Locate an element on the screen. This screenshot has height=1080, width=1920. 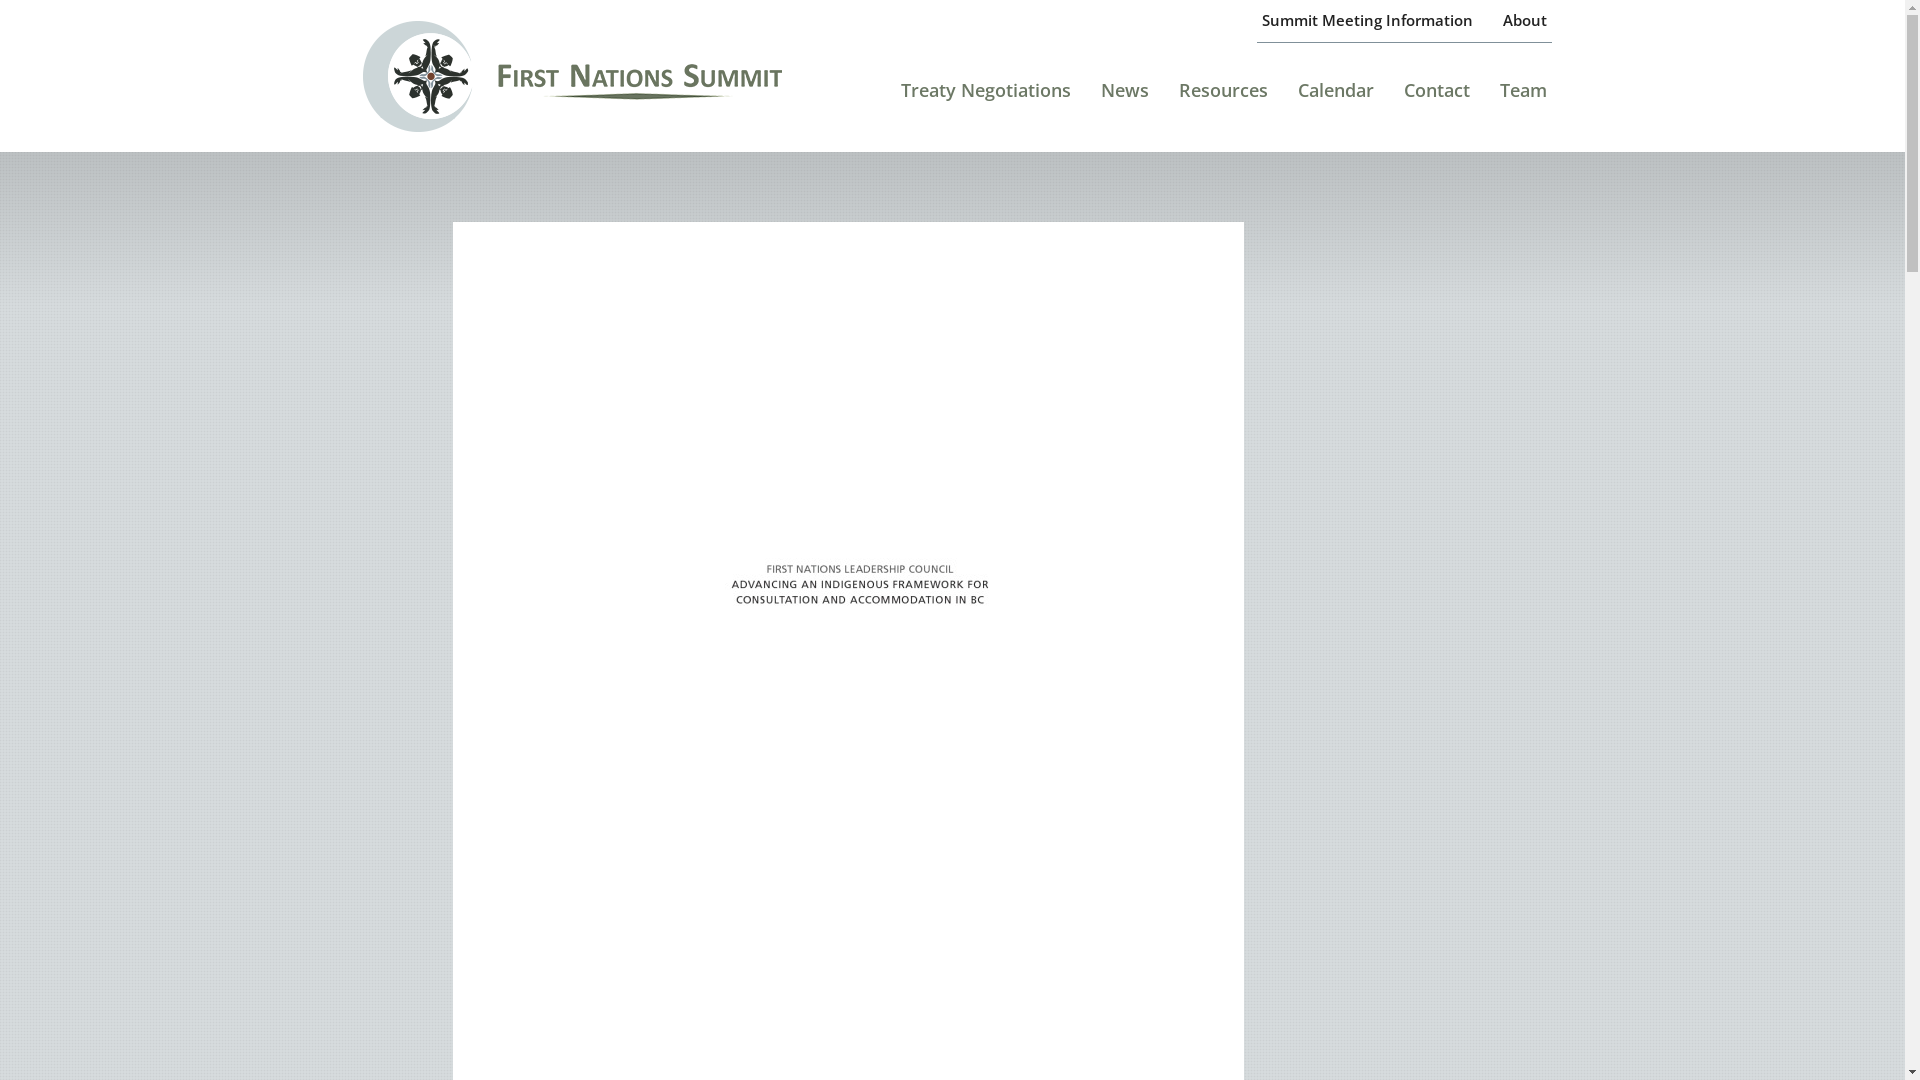
'About' is located at coordinates (1524, 20).